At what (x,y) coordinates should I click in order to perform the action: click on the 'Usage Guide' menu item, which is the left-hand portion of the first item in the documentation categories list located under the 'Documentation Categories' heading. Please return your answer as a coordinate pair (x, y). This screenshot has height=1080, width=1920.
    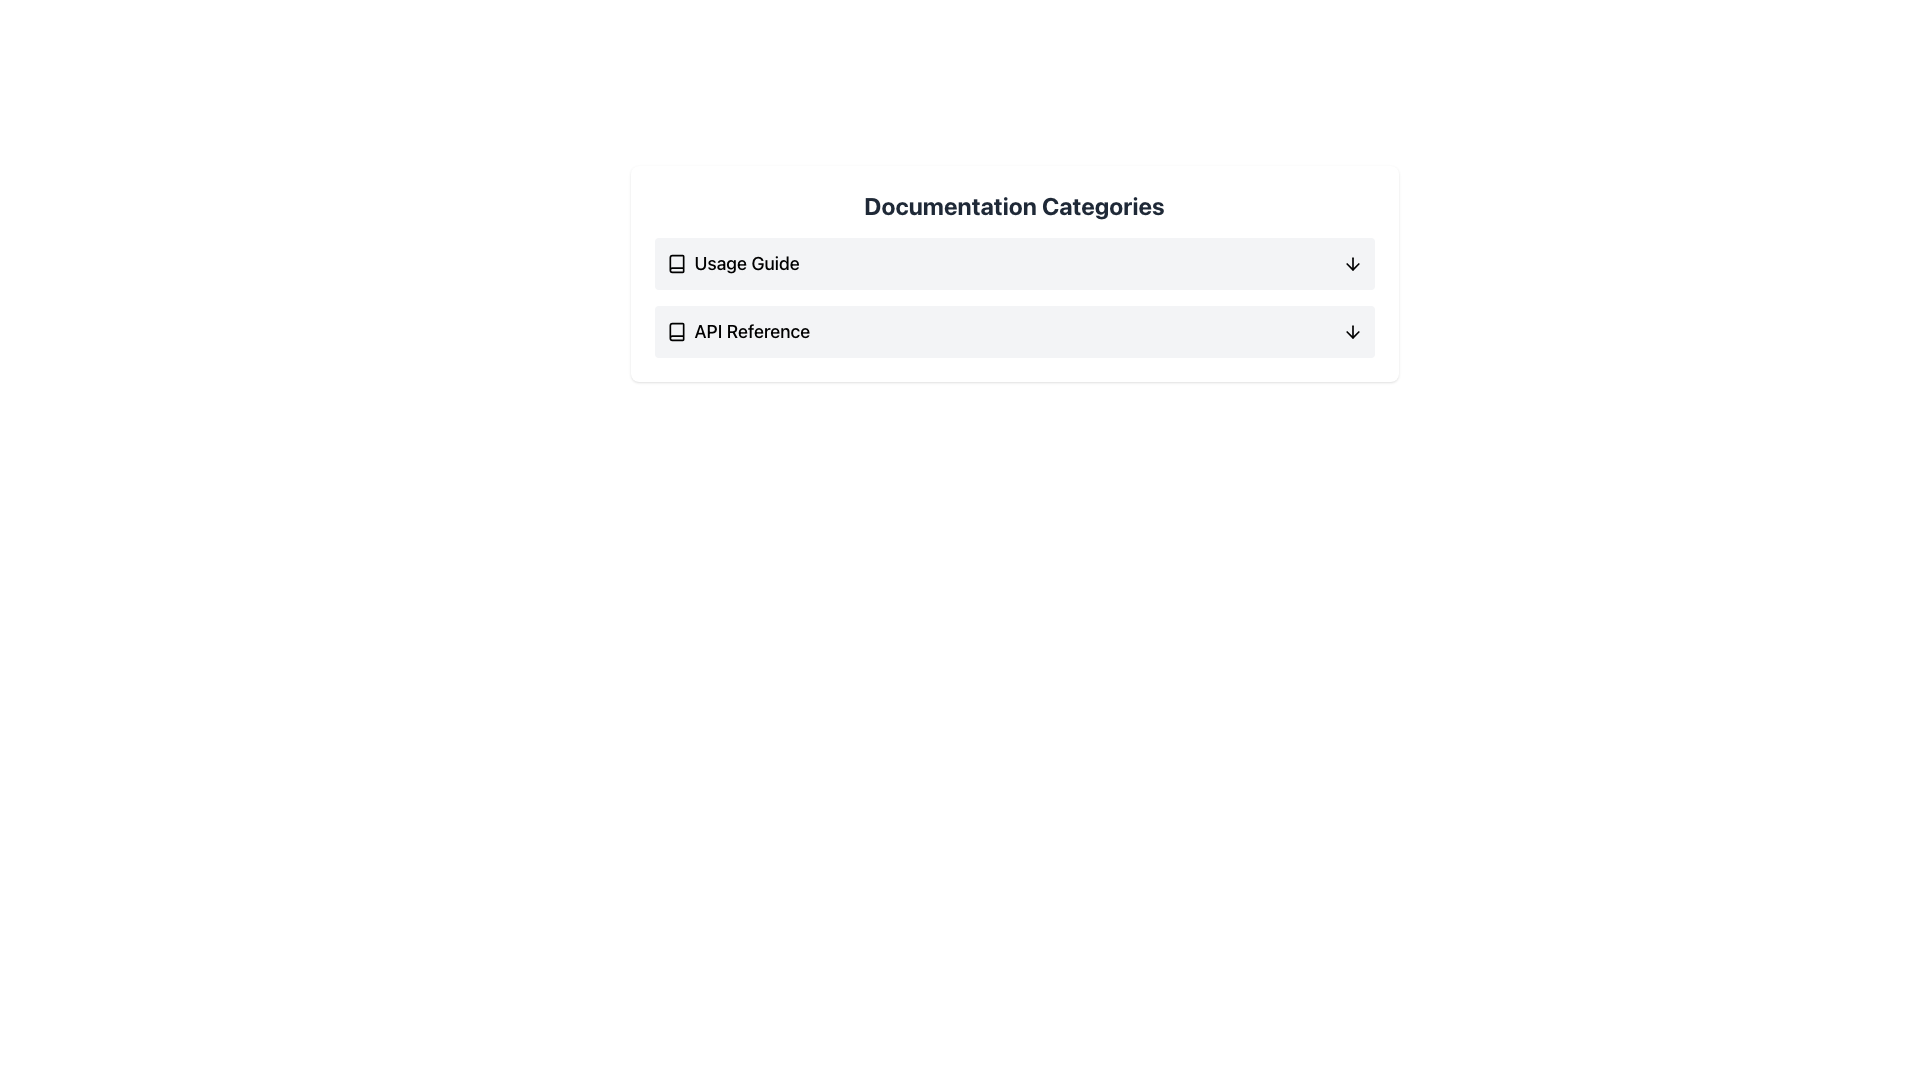
    Looking at the image, I should click on (732, 262).